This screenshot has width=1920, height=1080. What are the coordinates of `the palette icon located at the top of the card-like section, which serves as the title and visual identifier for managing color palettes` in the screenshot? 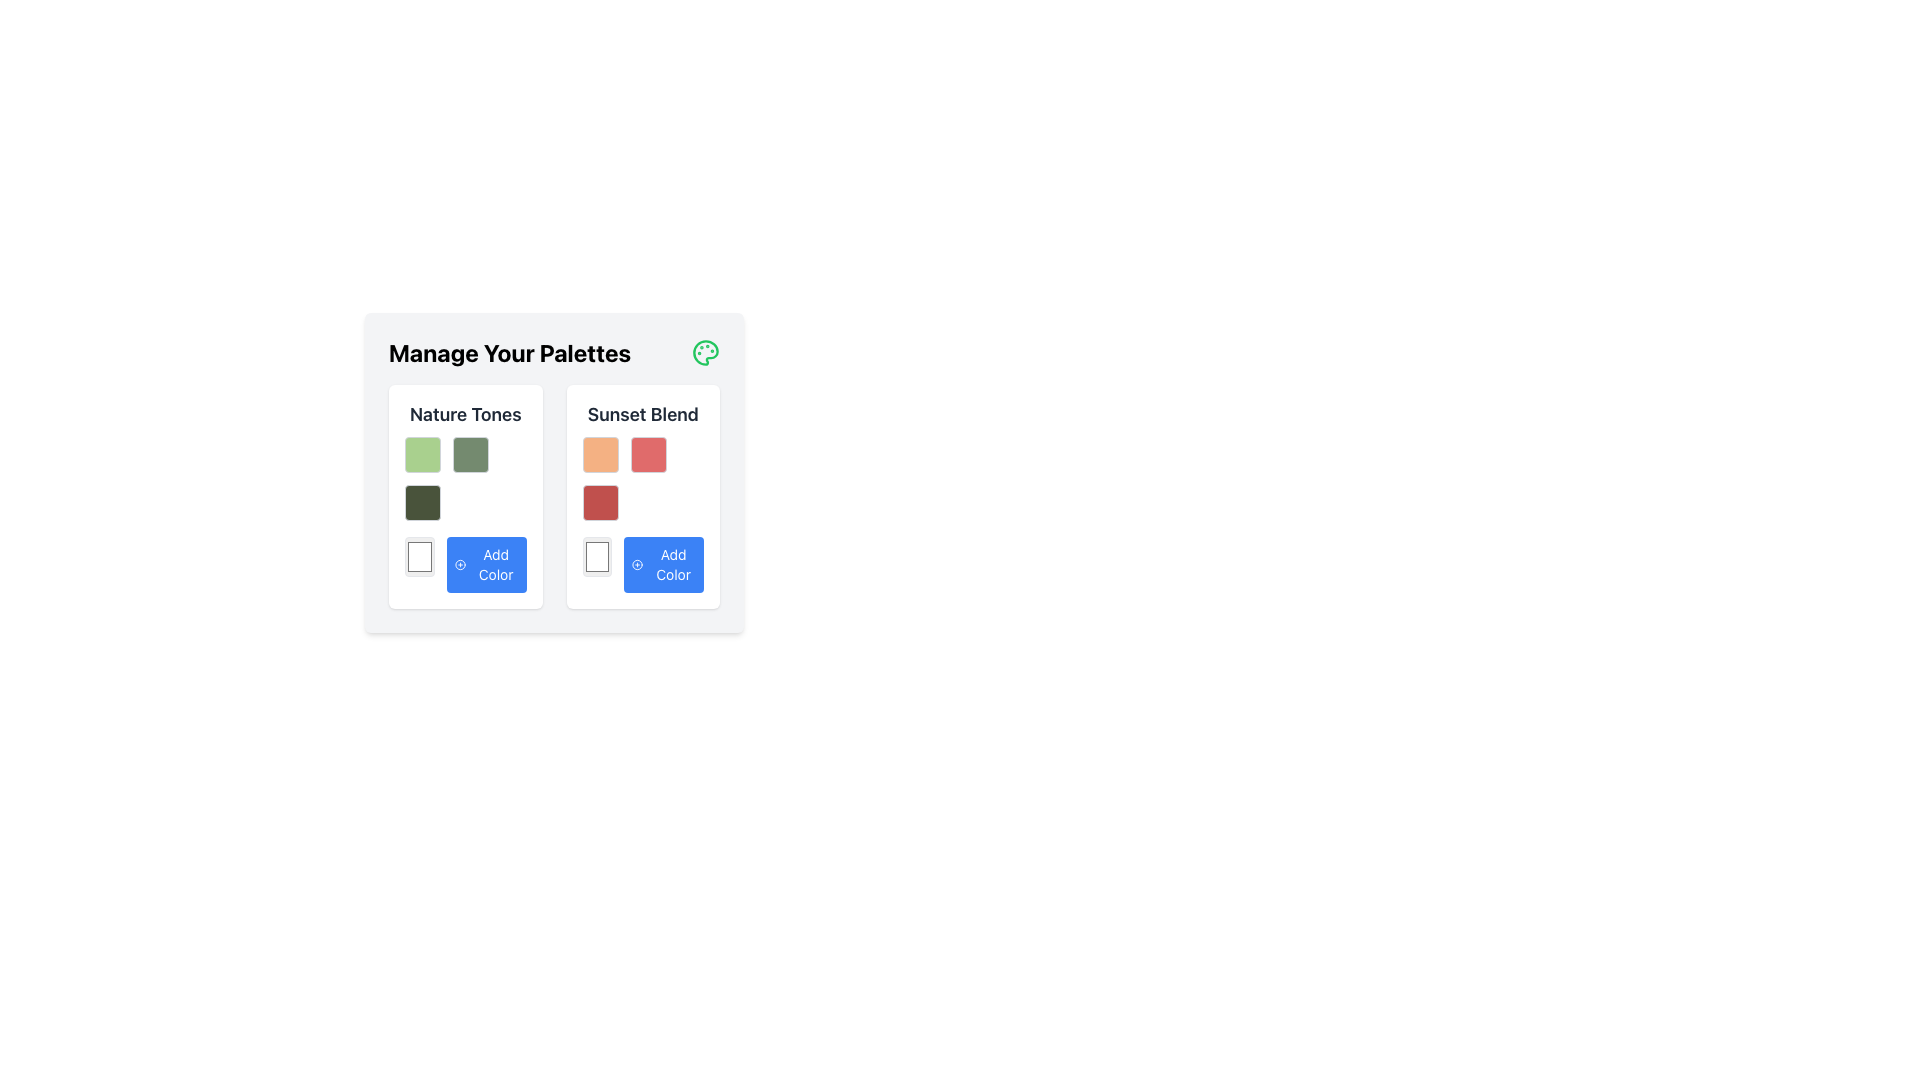 It's located at (554, 352).